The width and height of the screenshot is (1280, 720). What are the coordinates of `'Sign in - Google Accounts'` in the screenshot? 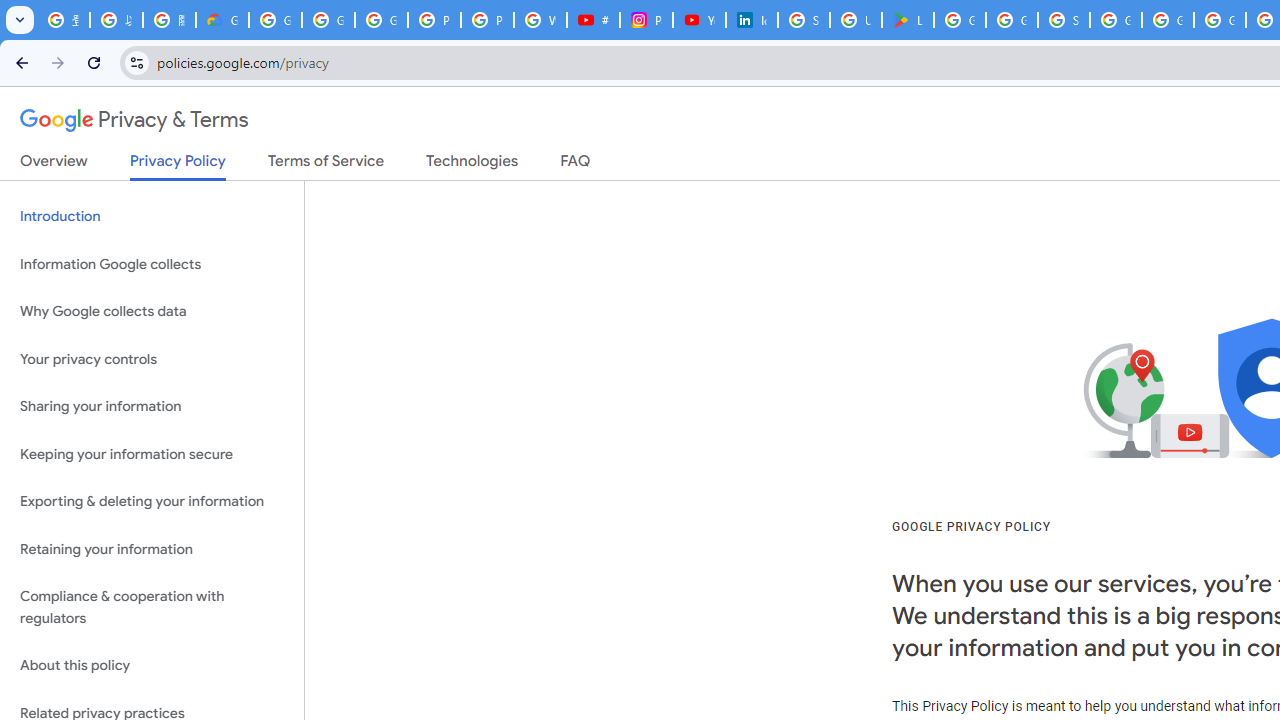 It's located at (1063, 20).